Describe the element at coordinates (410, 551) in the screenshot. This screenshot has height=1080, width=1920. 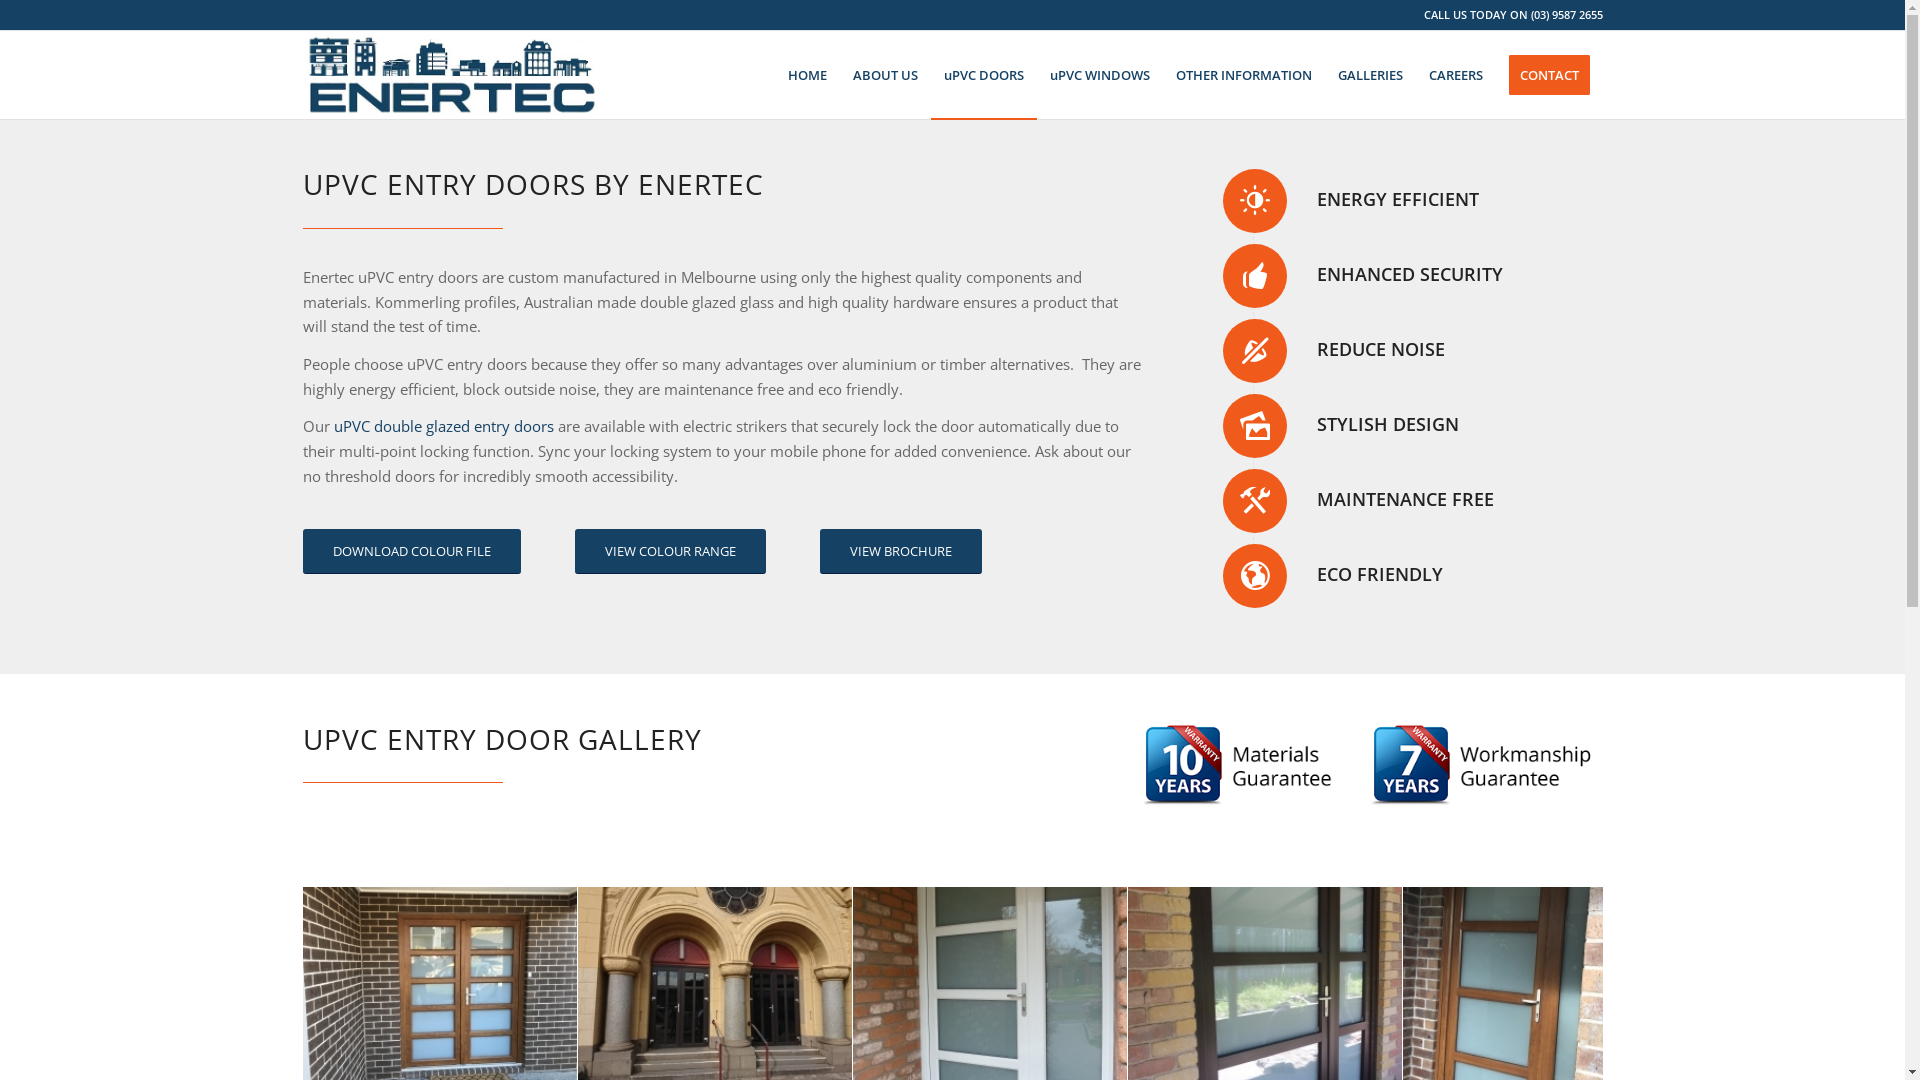
I see `'DOWNLOAD COLOUR FILE'` at that location.